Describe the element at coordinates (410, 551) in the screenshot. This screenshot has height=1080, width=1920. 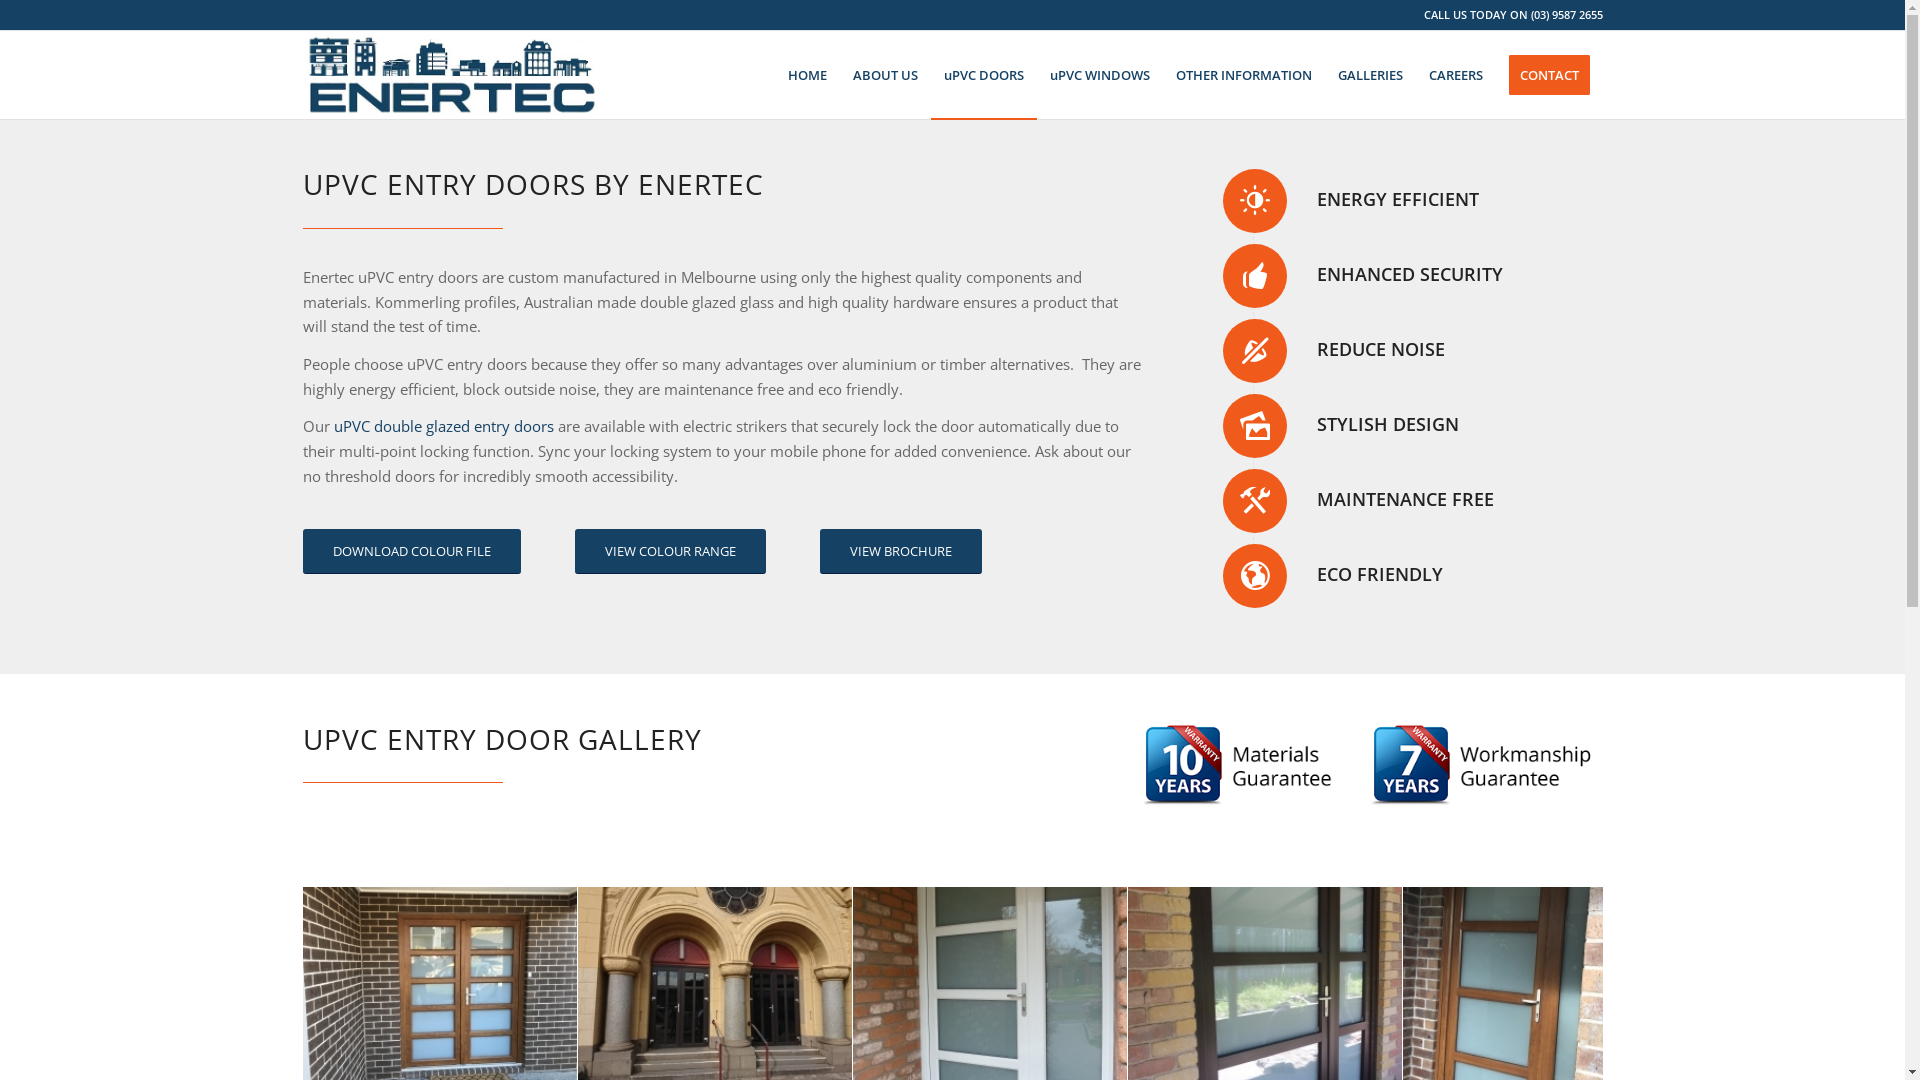
I see `'DOWNLOAD COLOUR FILE'` at that location.